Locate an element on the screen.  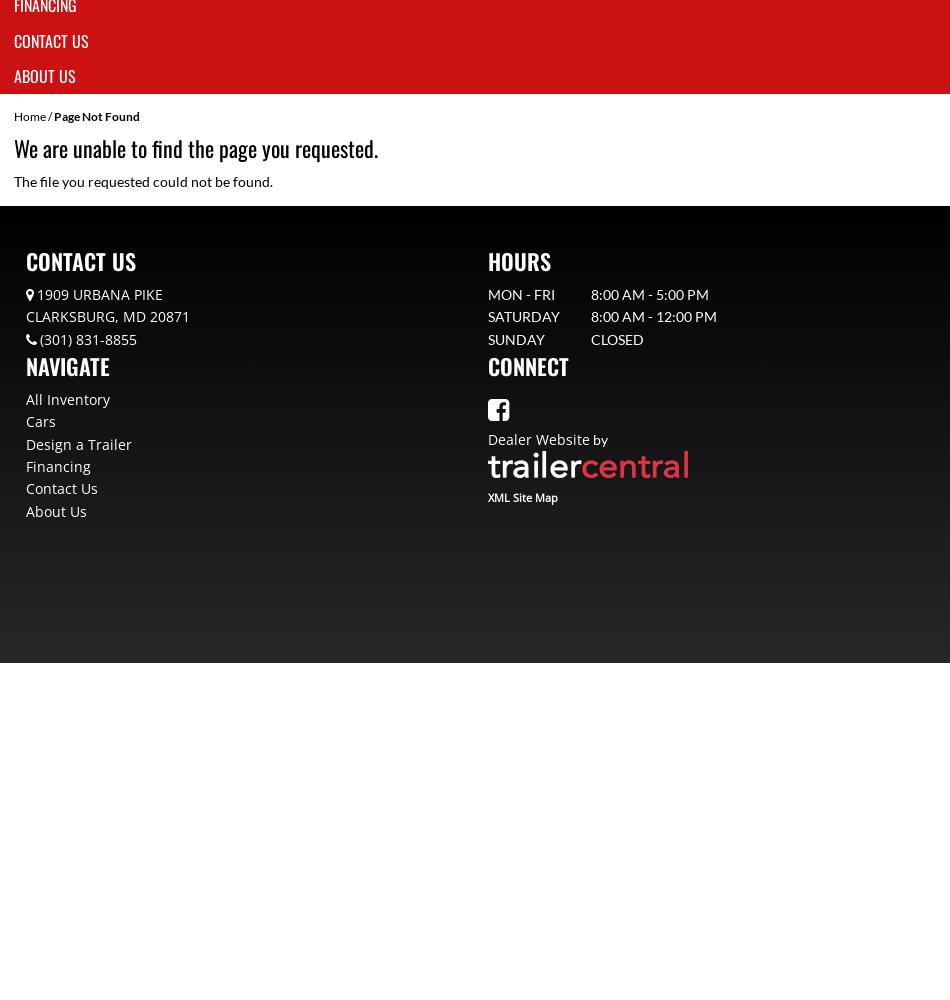
'Navigate' is located at coordinates (68, 365).